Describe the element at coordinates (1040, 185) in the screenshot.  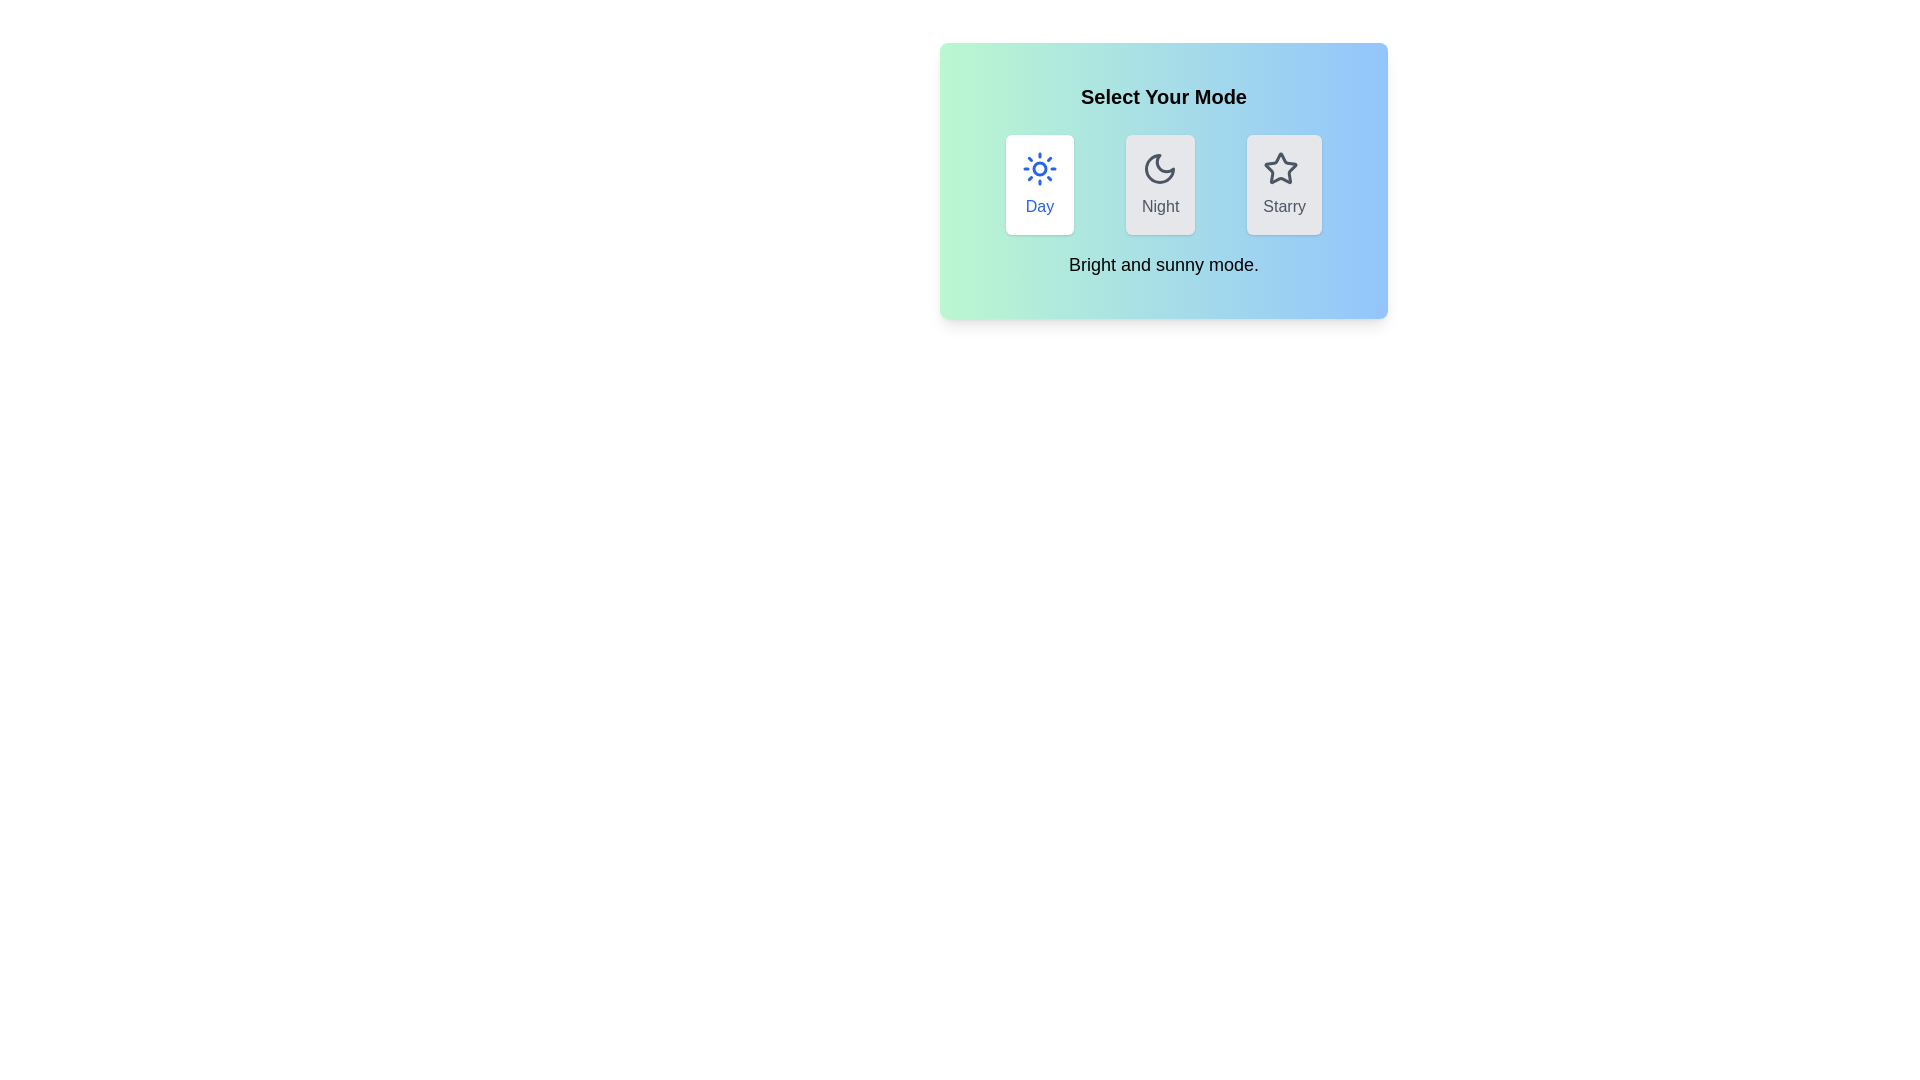
I see `the mode by clicking on the button labeled Day` at that location.